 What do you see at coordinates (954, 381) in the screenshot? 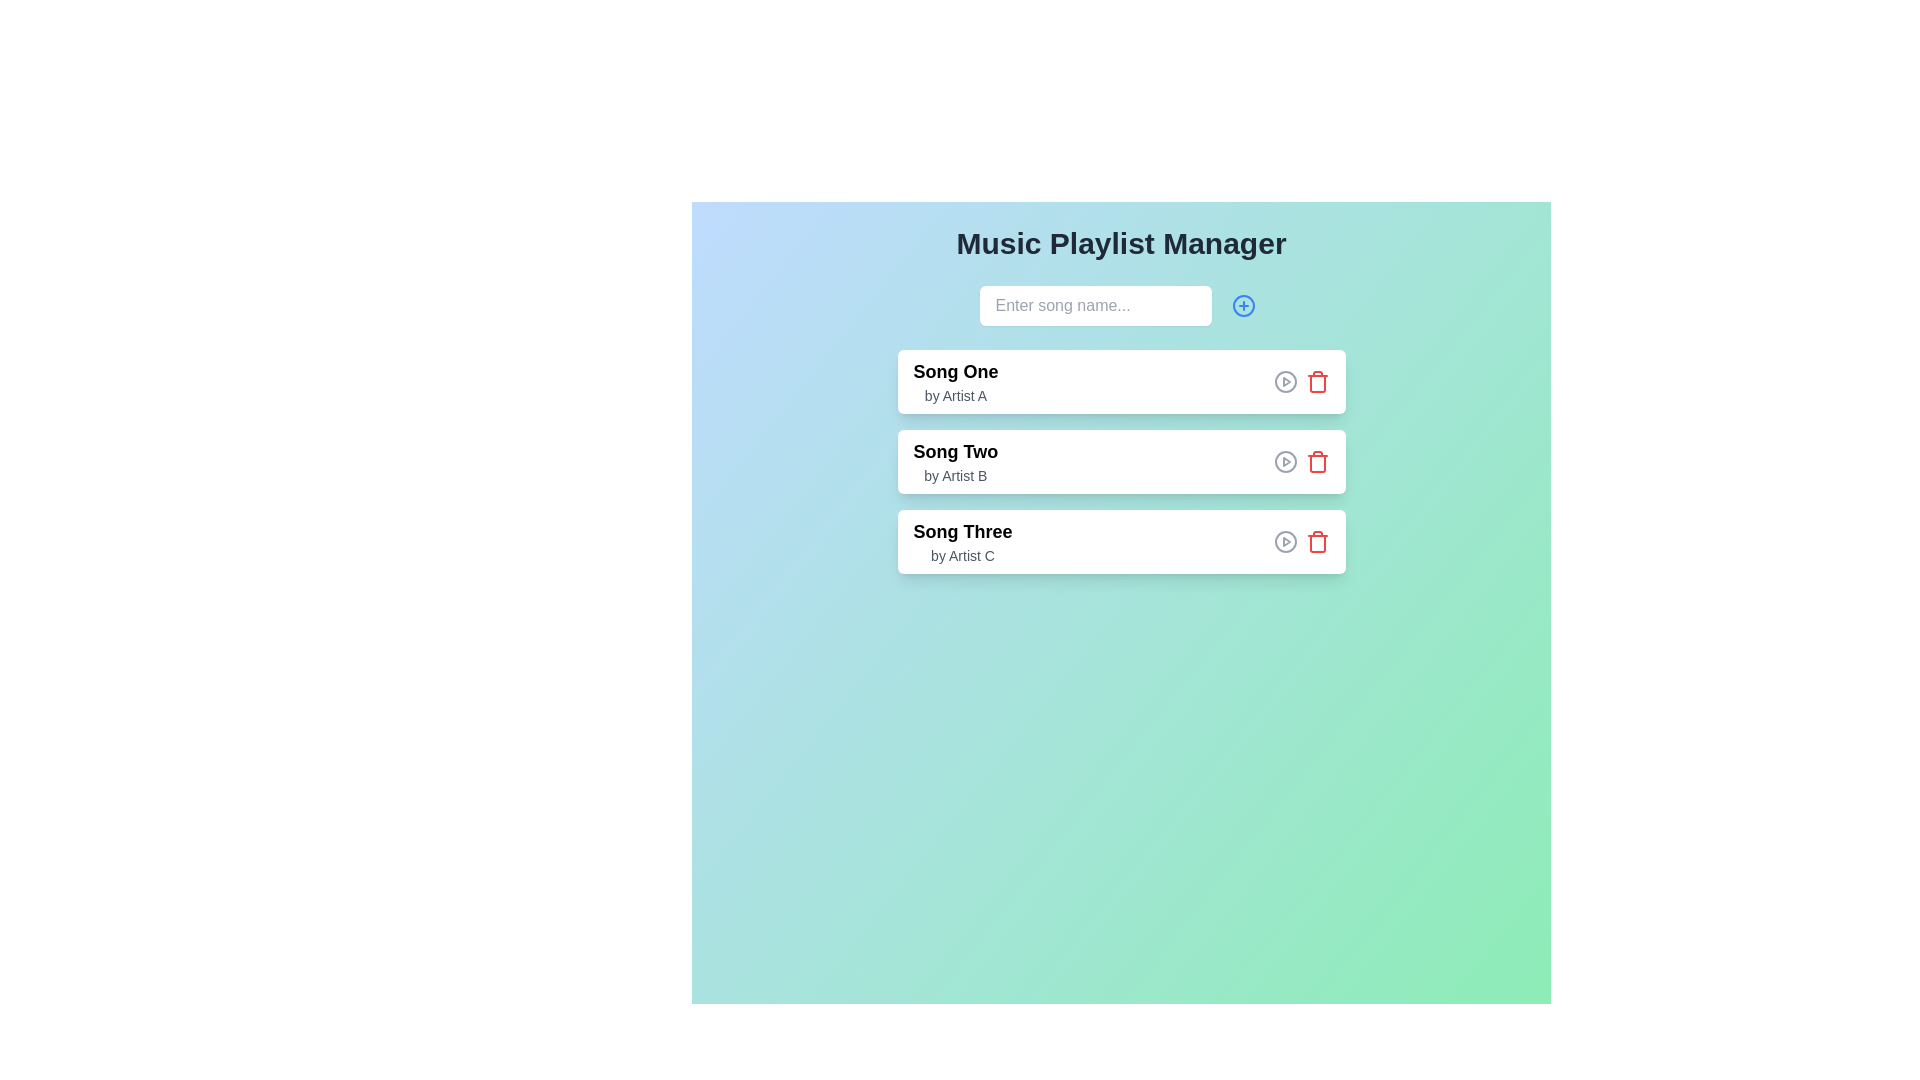
I see `the text label displaying 'Song One by Artist A'` at bounding box center [954, 381].